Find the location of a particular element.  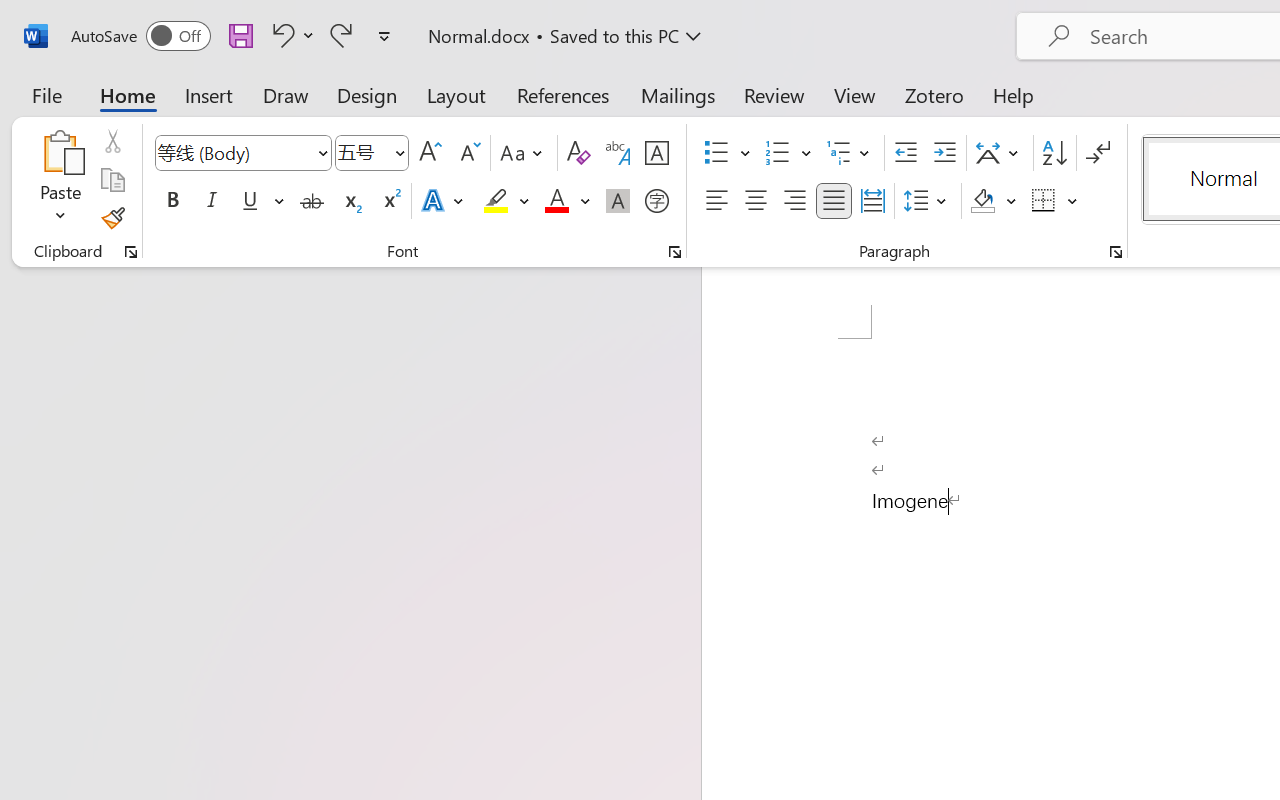

'Justify' is located at coordinates (834, 201).